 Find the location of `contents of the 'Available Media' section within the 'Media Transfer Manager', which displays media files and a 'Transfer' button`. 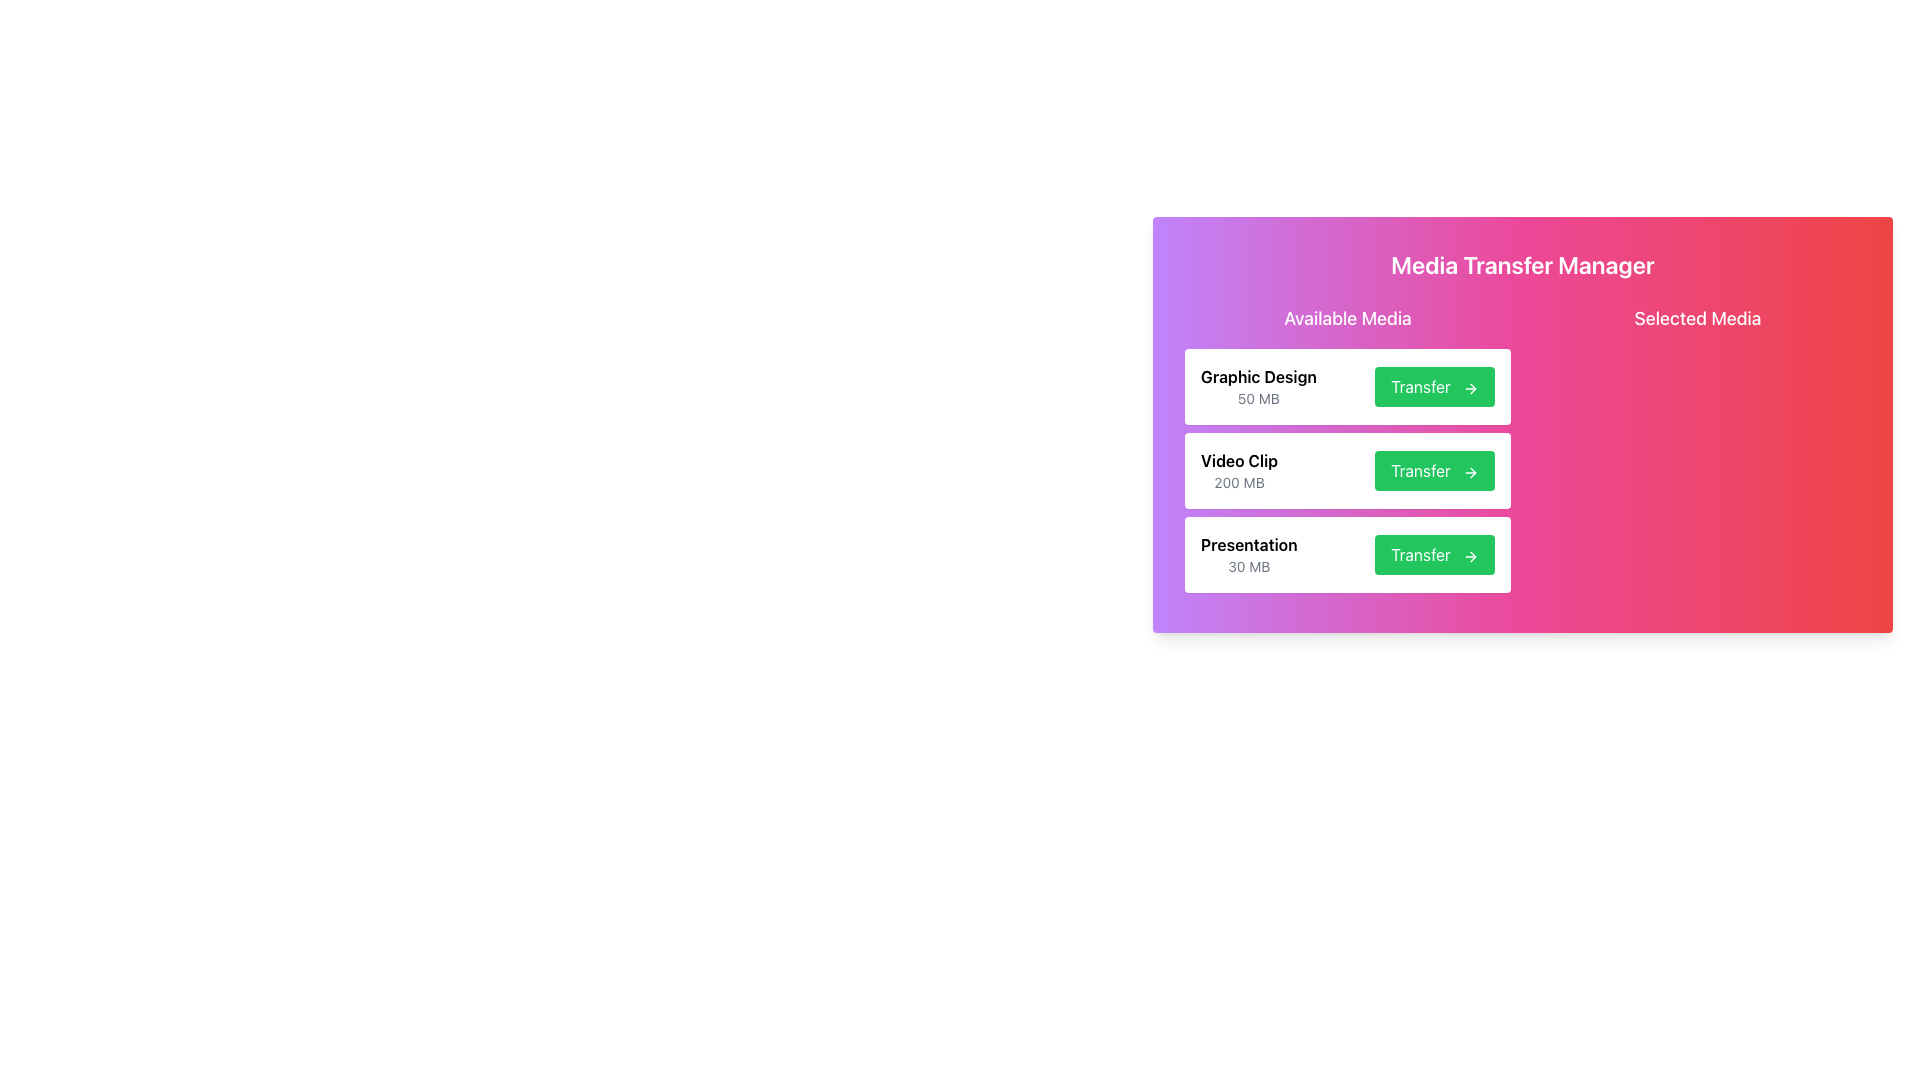

contents of the 'Available Media' section within the 'Media Transfer Manager', which displays media files and a 'Transfer' button is located at coordinates (1521, 452).